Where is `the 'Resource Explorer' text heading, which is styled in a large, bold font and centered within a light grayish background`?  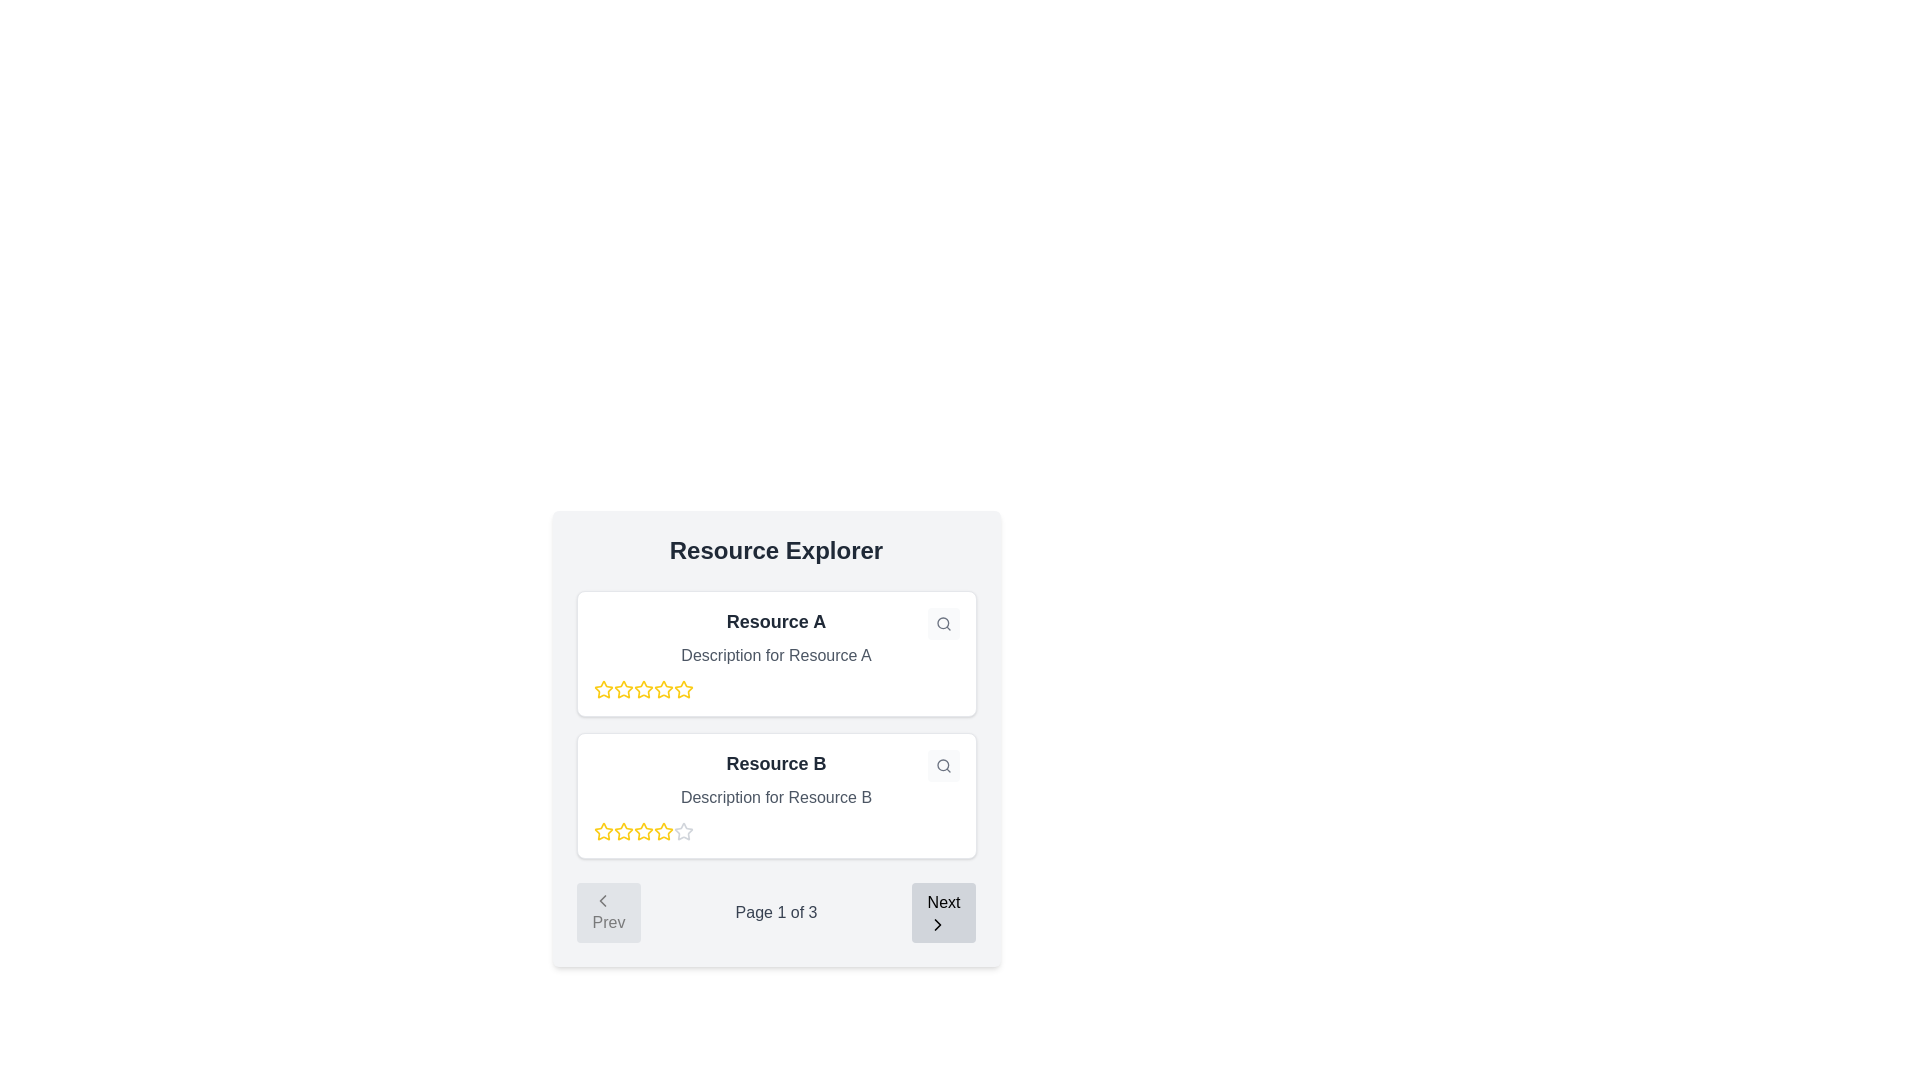 the 'Resource Explorer' text heading, which is styled in a large, bold font and centered within a light grayish background is located at coordinates (775, 551).